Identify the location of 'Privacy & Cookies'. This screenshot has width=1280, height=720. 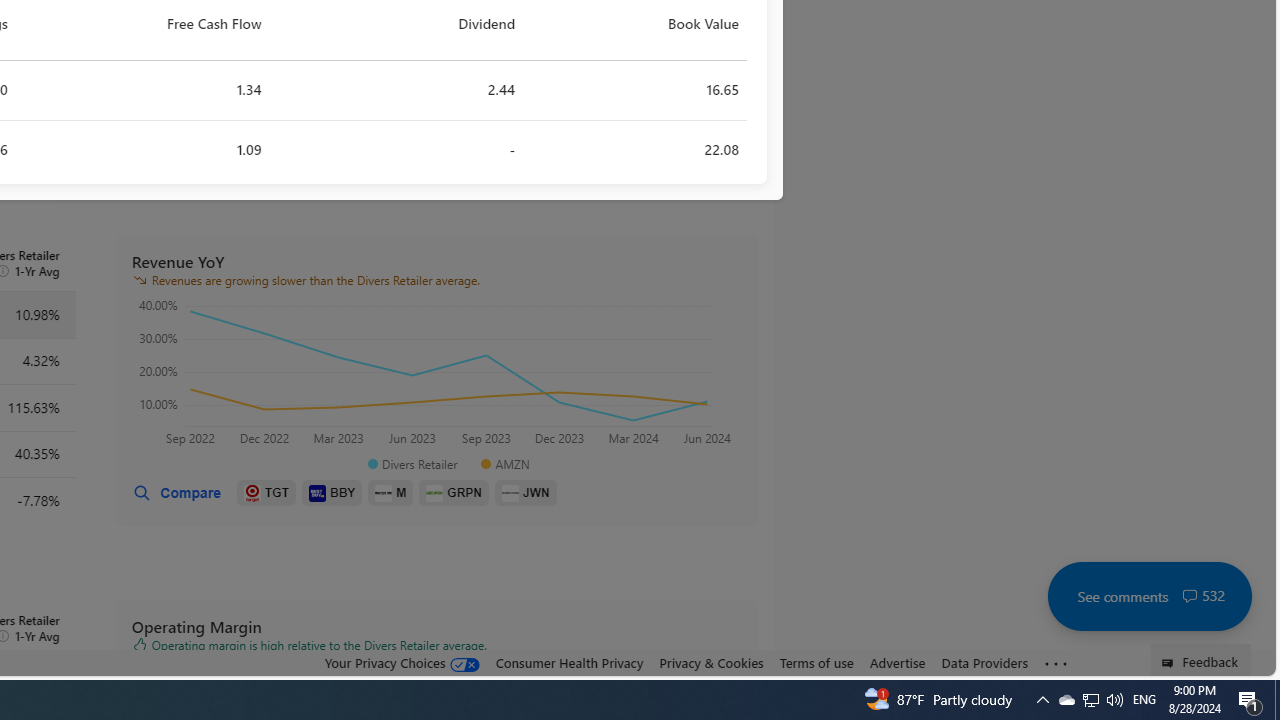
(711, 663).